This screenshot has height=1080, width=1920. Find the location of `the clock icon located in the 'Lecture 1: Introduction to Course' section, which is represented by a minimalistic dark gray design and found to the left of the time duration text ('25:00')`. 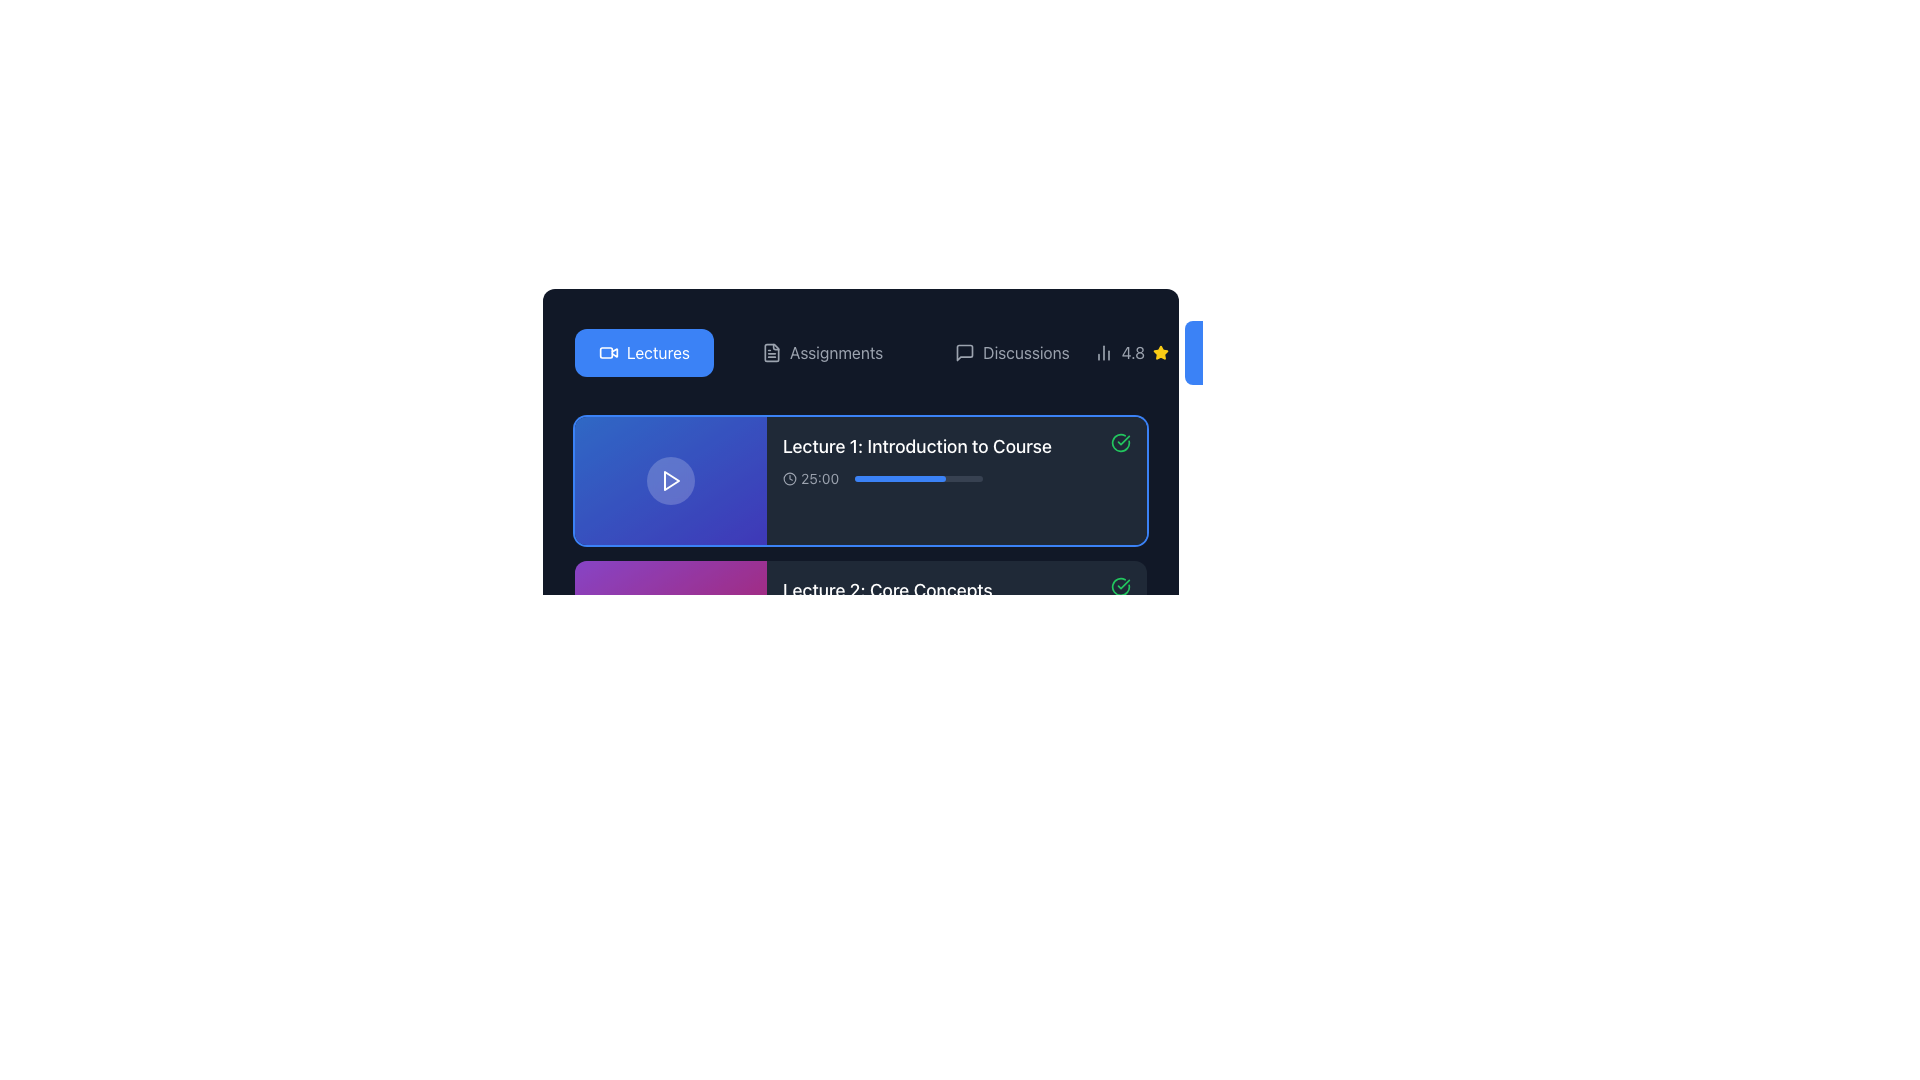

the clock icon located in the 'Lecture 1: Introduction to Course' section, which is represented by a minimalistic dark gray design and found to the left of the time duration text ('25:00') is located at coordinates (789, 478).